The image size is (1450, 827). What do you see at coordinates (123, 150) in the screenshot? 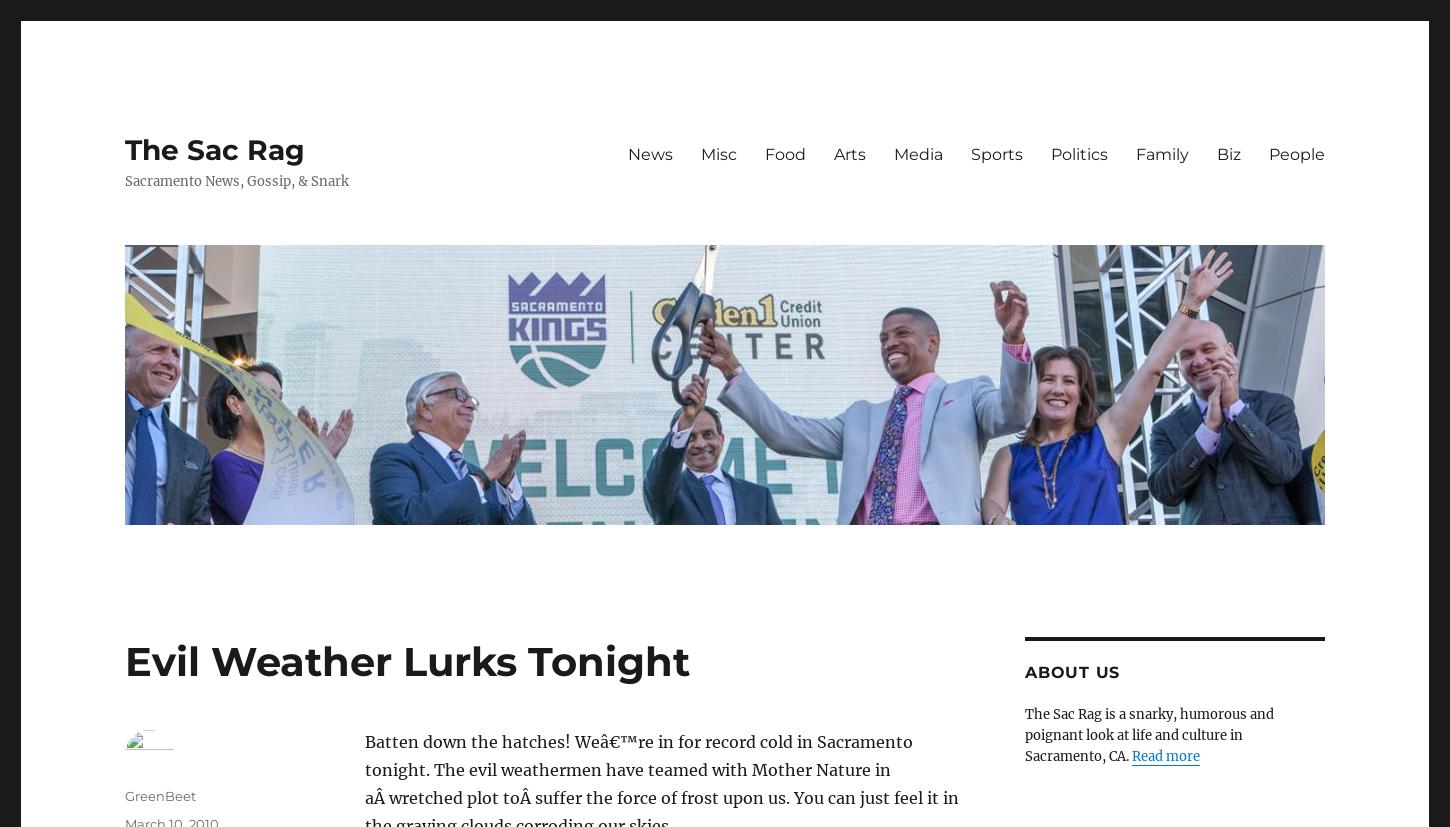
I see `'The Sac Rag'` at bounding box center [123, 150].